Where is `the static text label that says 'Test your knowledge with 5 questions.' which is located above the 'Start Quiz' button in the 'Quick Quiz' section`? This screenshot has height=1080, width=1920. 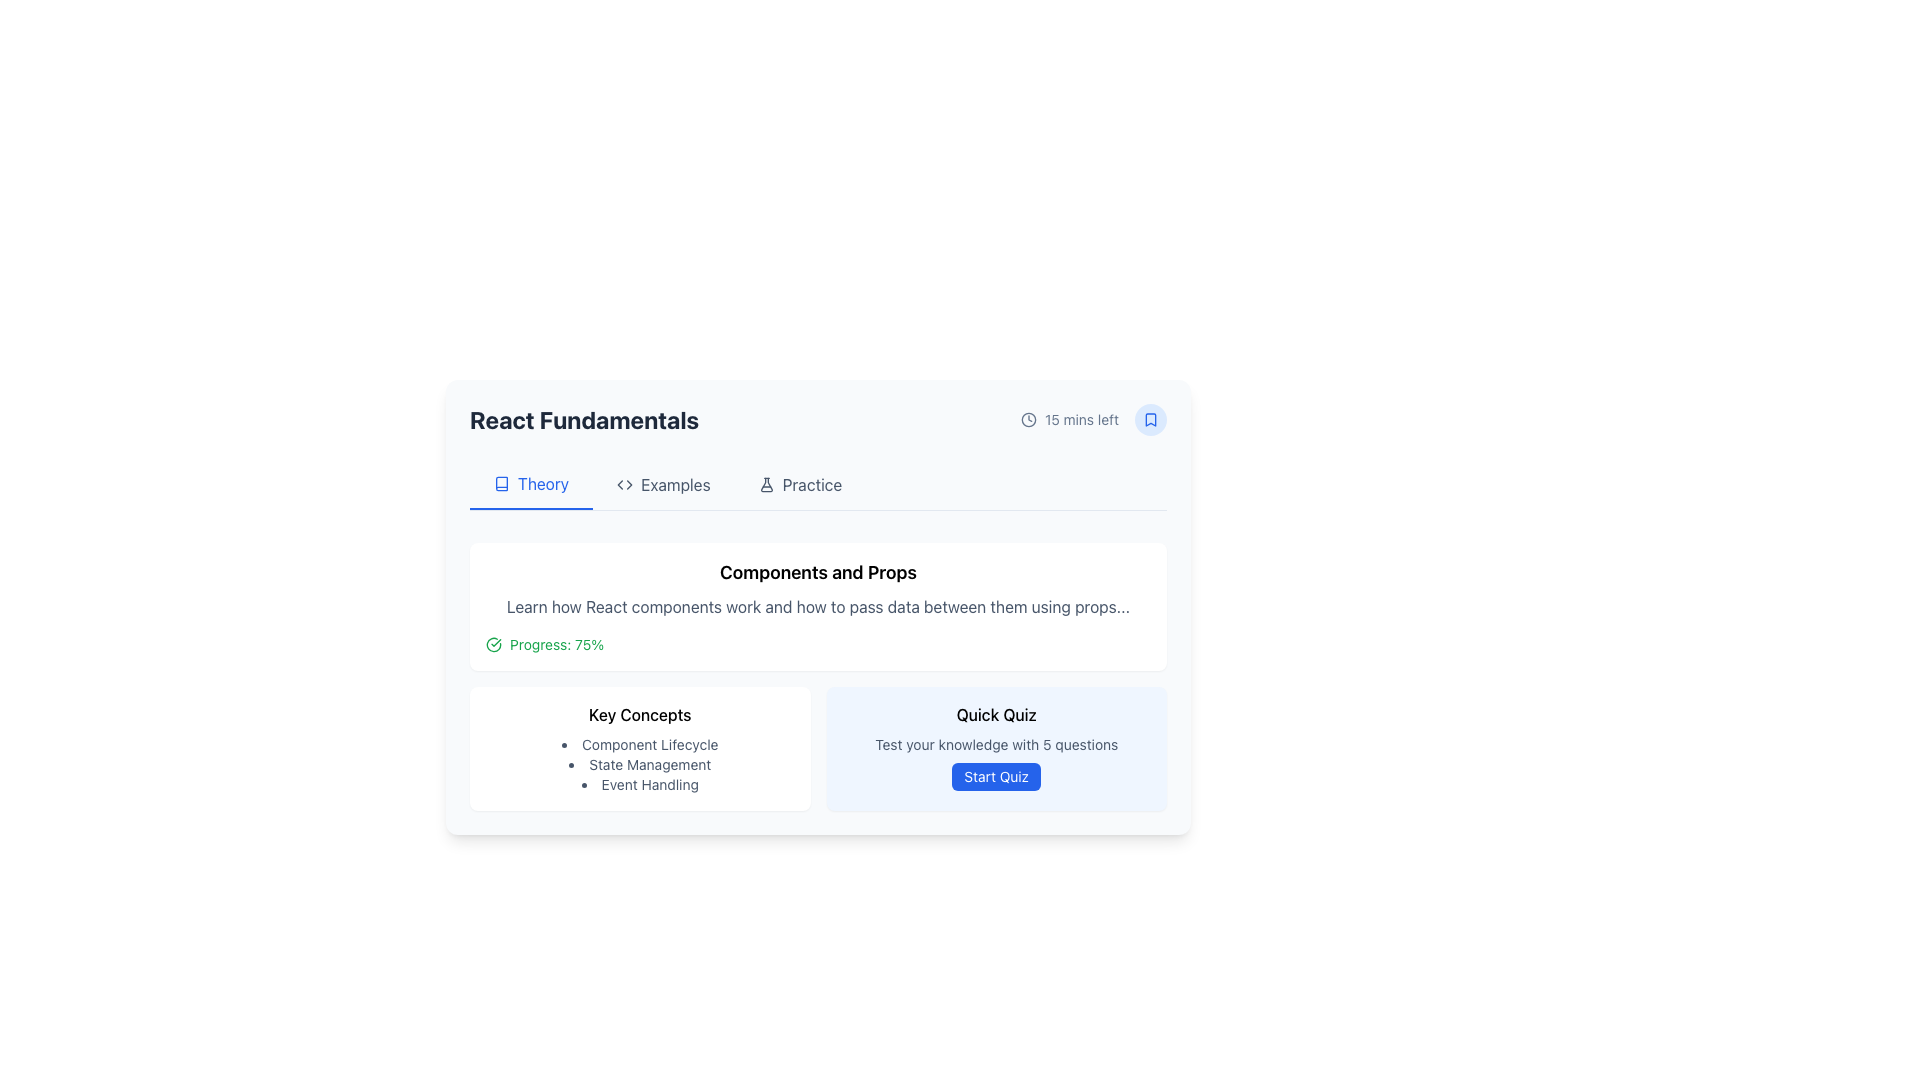
the static text label that says 'Test your knowledge with 5 questions.' which is located above the 'Start Quiz' button in the 'Quick Quiz' section is located at coordinates (996, 744).